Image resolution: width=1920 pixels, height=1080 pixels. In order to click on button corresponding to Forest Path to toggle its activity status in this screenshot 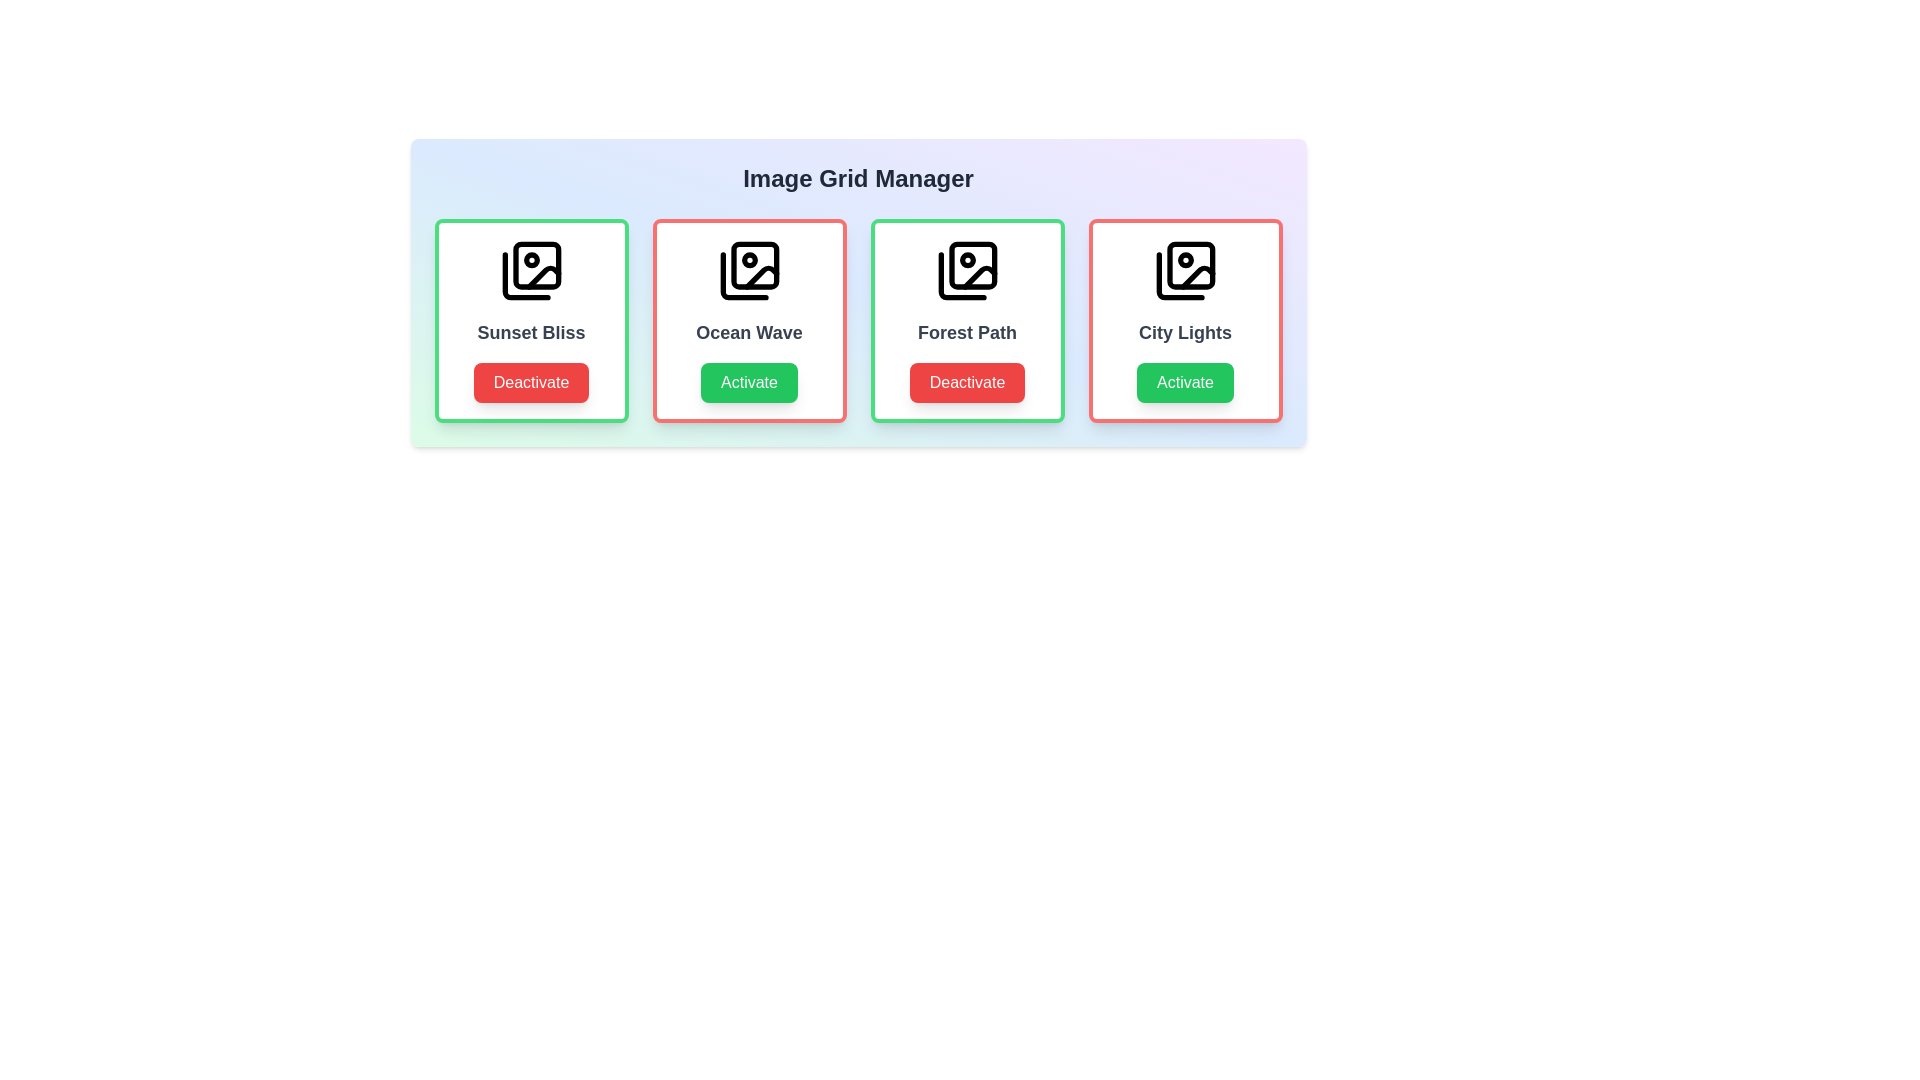, I will do `click(967, 382)`.